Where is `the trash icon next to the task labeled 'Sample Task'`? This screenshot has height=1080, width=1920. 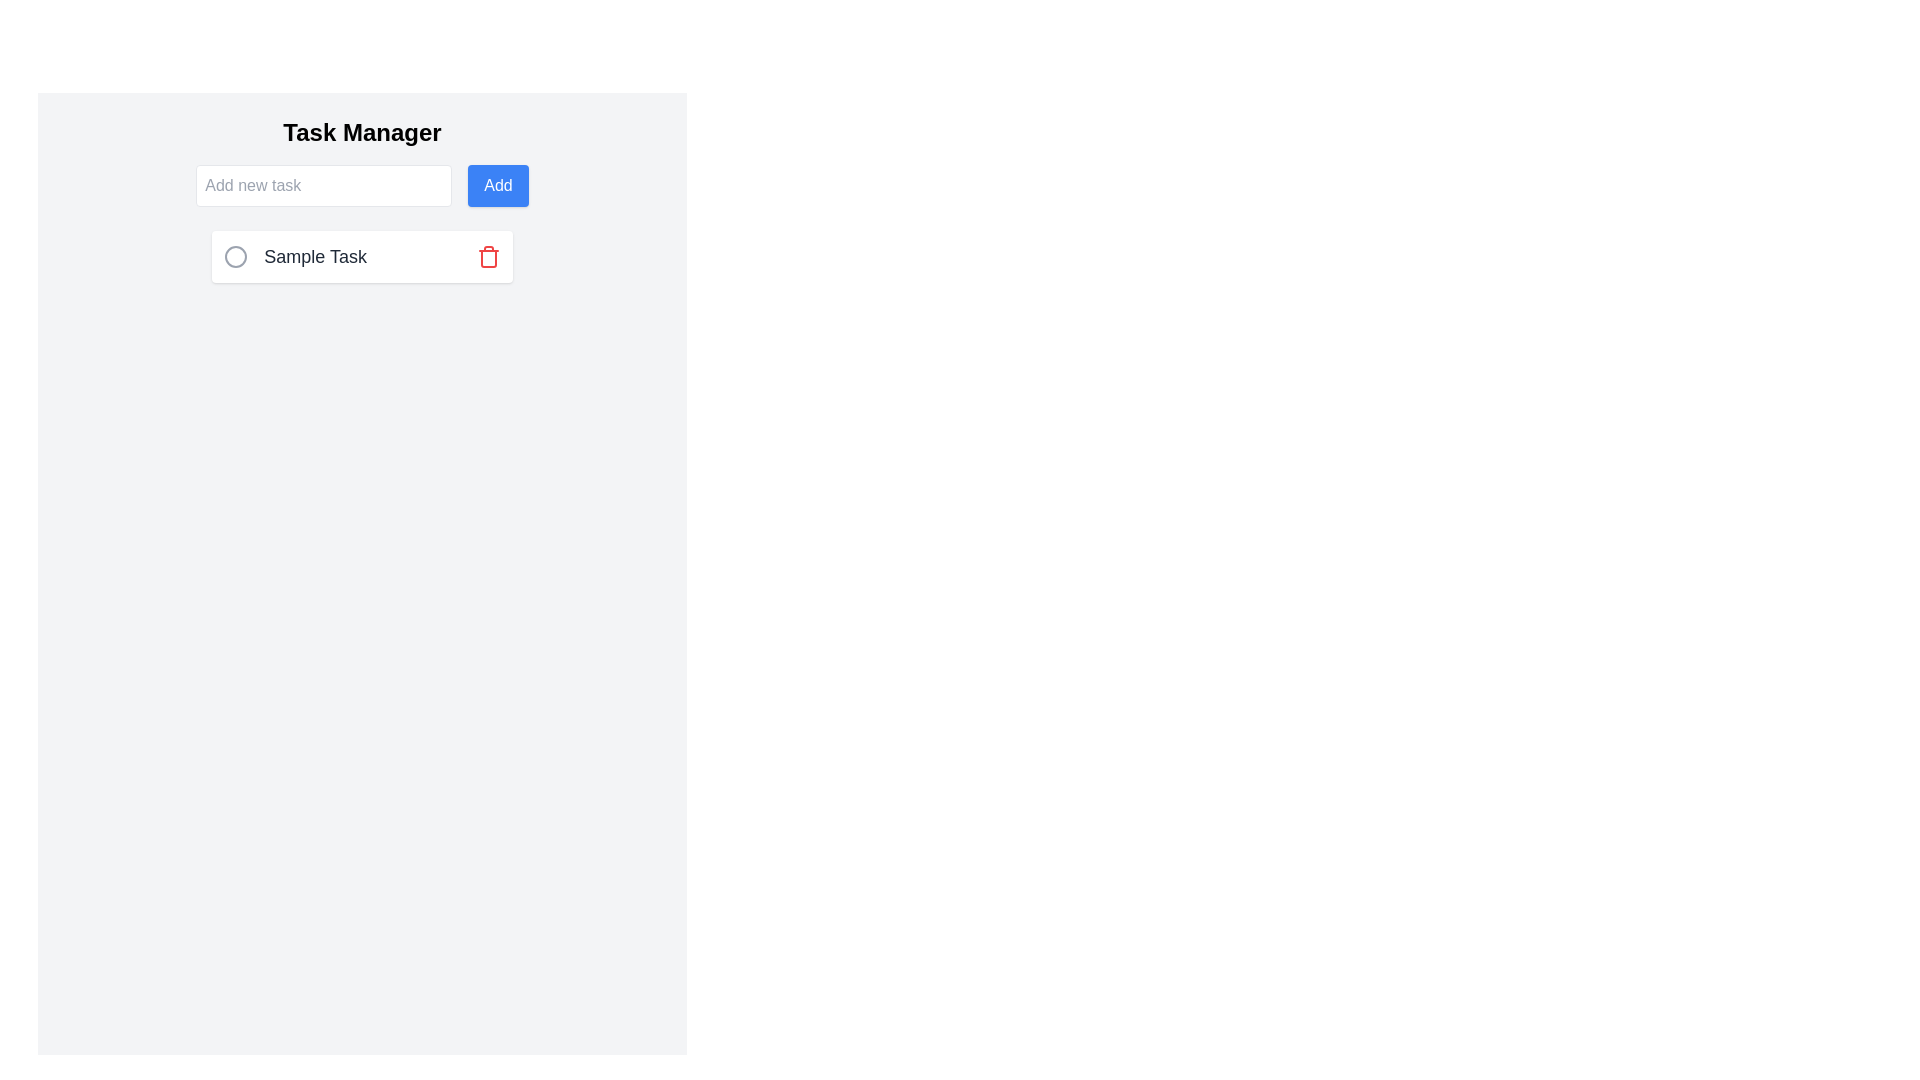 the trash icon next to the task labeled 'Sample Task' is located at coordinates (488, 256).